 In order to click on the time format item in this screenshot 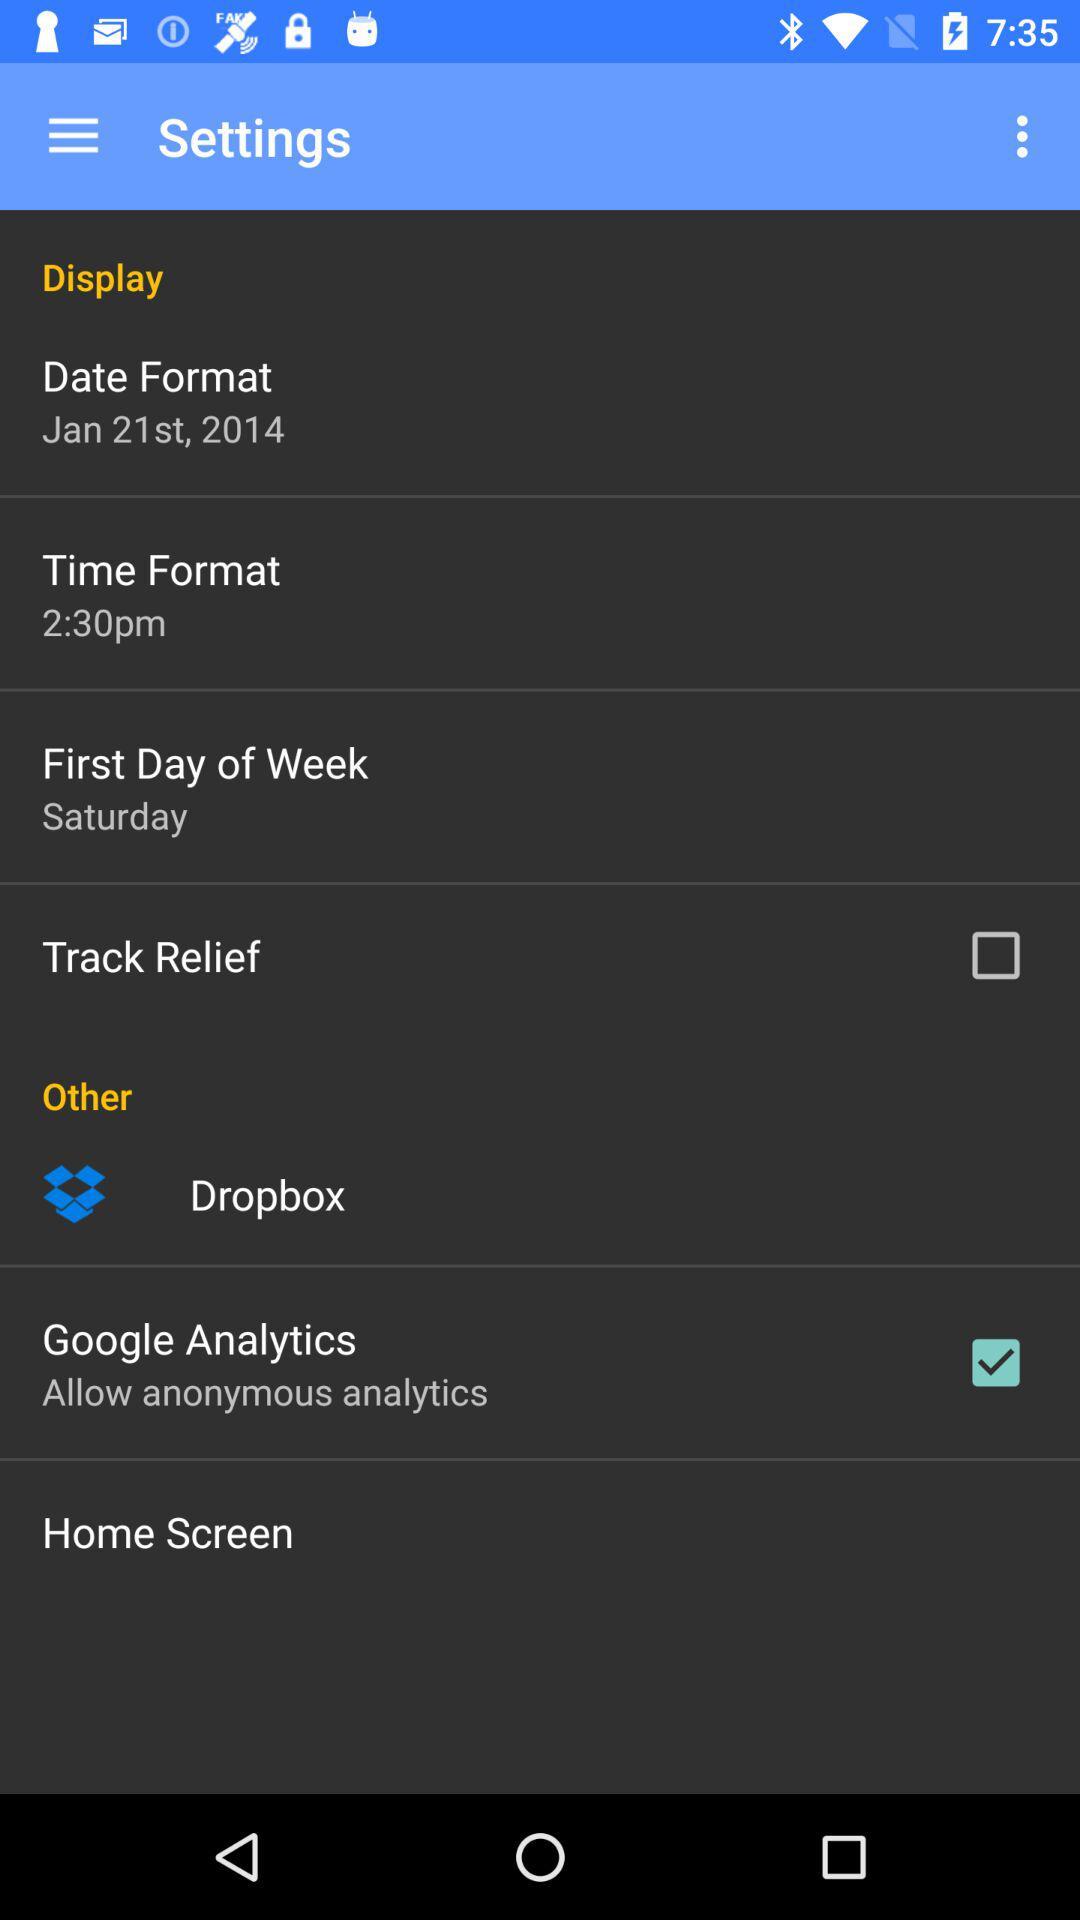, I will do `click(160, 567)`.